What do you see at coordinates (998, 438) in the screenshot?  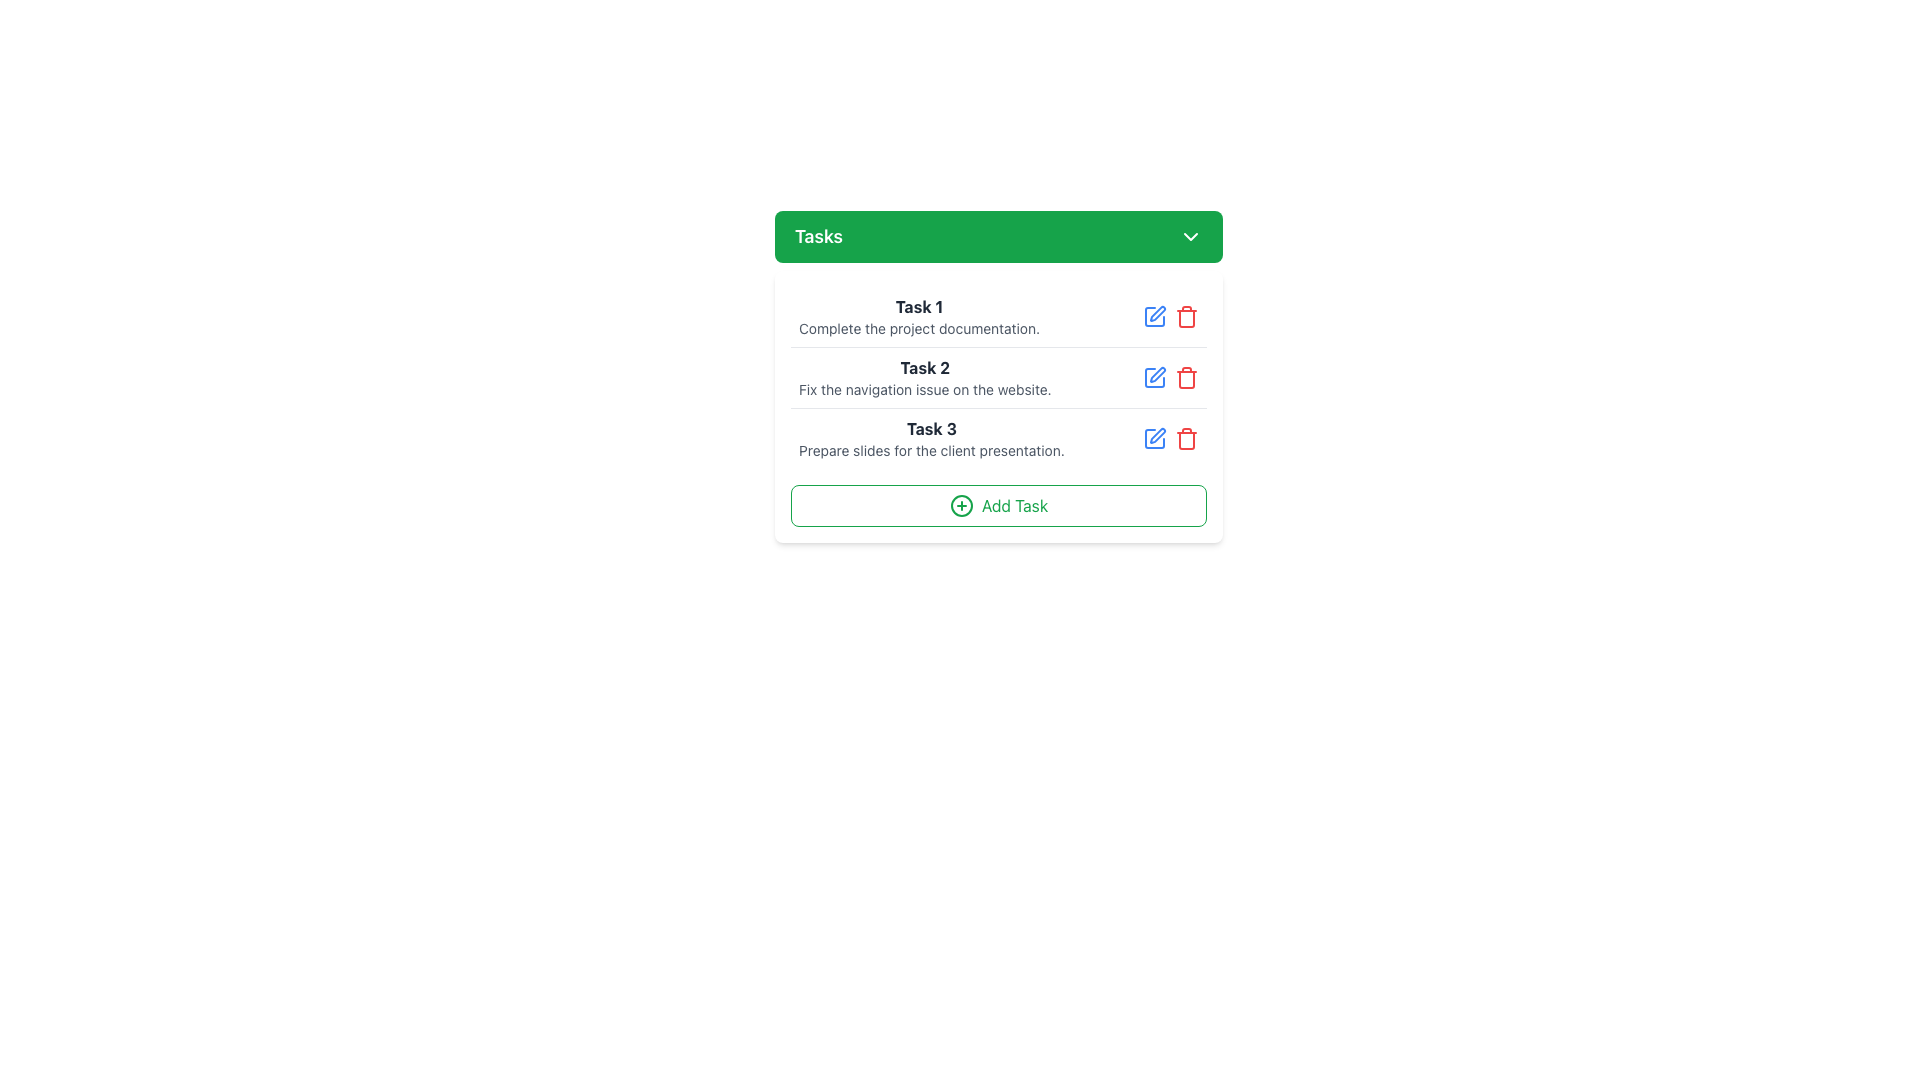 I see `the text of the task entry labeled 'Task 3' which includes the title and details in the to-do list` at bounding box center [998, 438].